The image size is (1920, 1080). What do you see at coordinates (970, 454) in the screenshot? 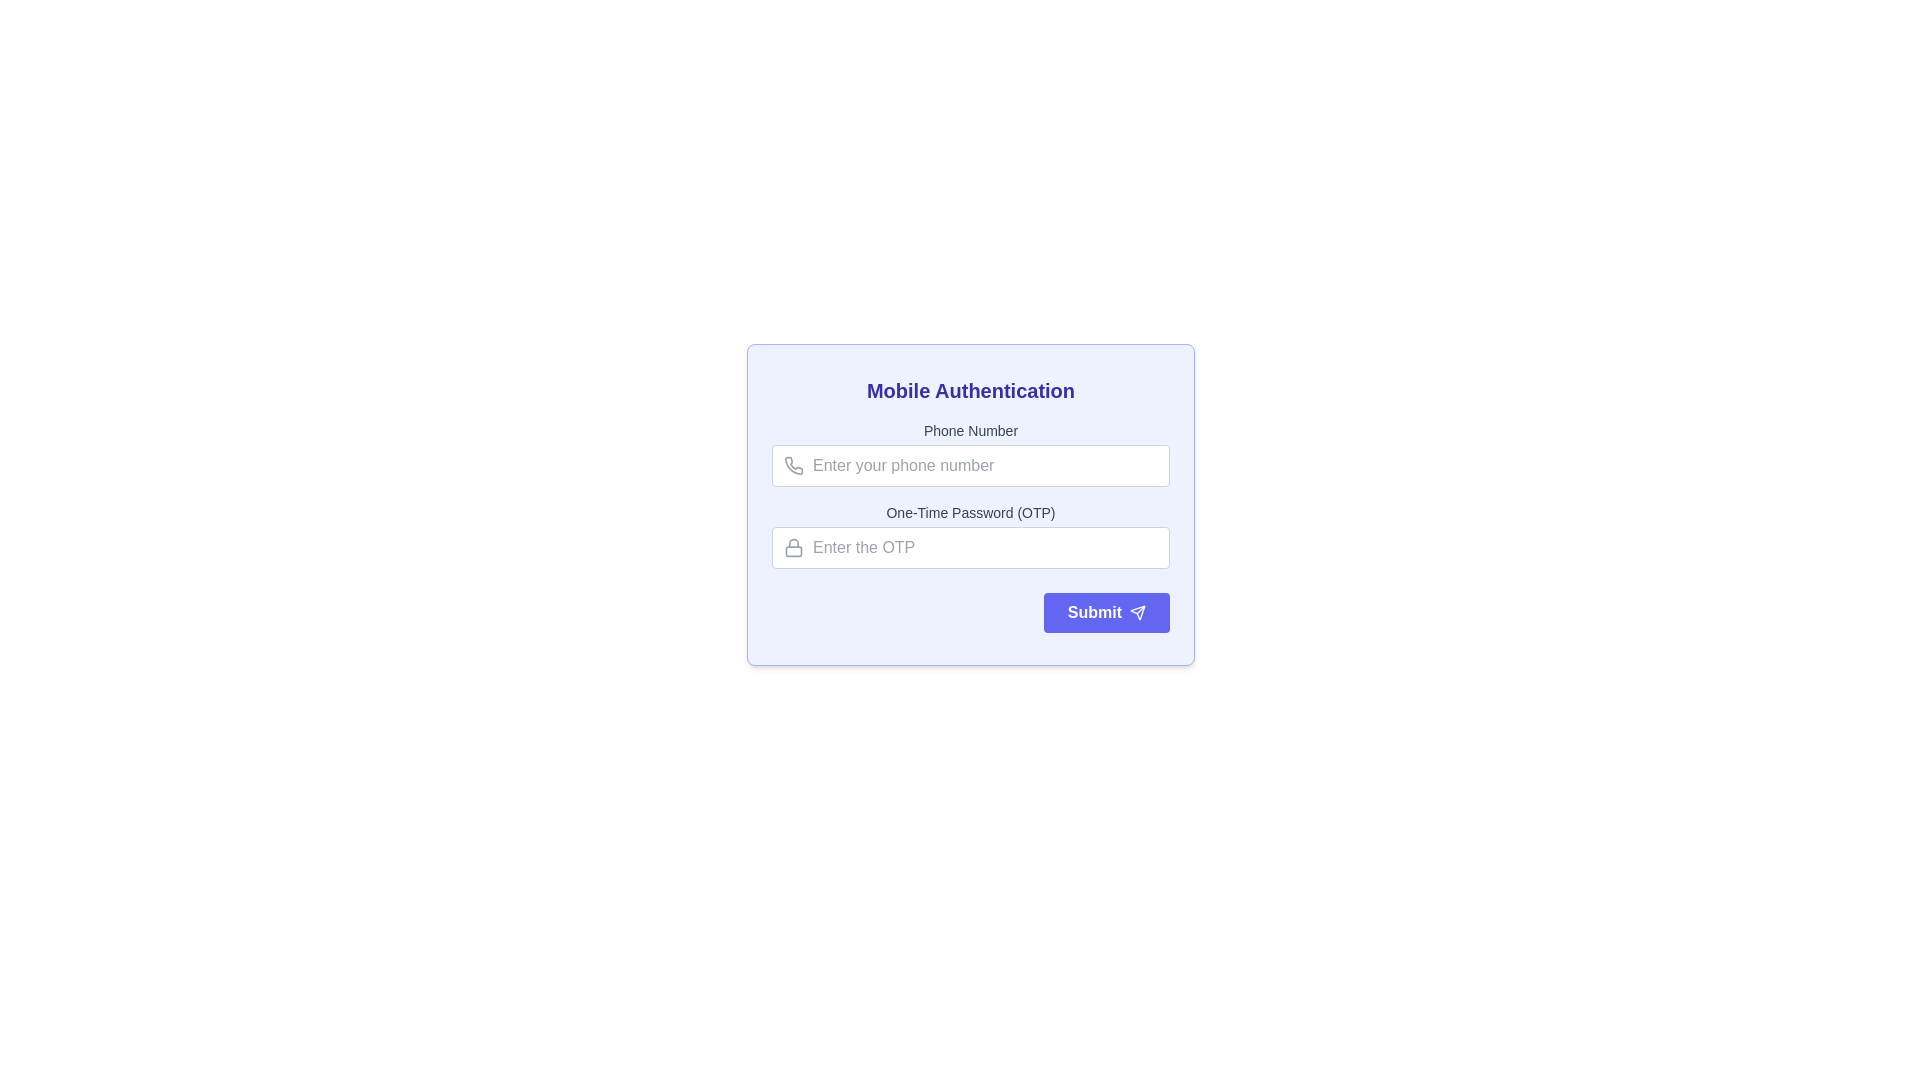
I see `the phone icon in the Labeled Input Field for phone number input, which is located in the Mobile Authentication section` at bounding box center [970, 454].